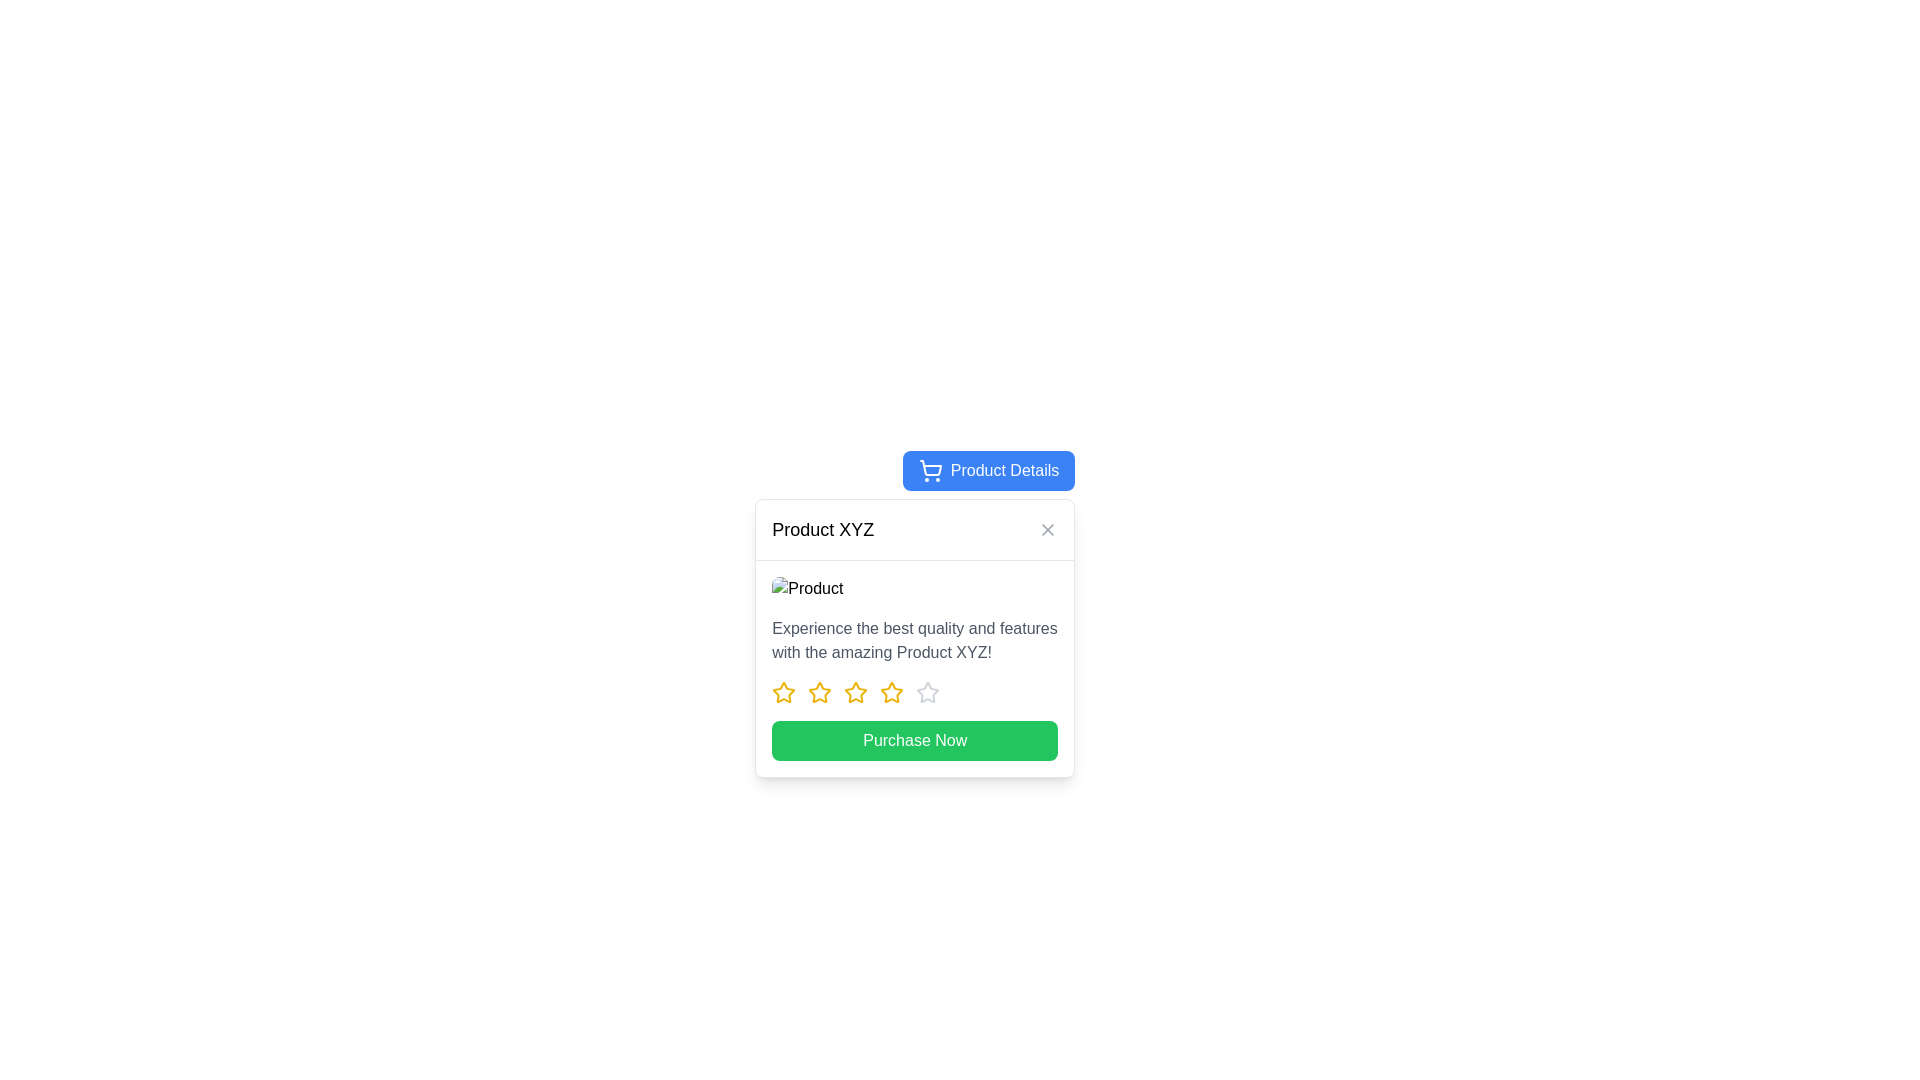  Describe the element at coordinates (891, 690) in the screenshot. I see `the fourth yellow star icon with a hollow center to rate the product with this score` at that location.